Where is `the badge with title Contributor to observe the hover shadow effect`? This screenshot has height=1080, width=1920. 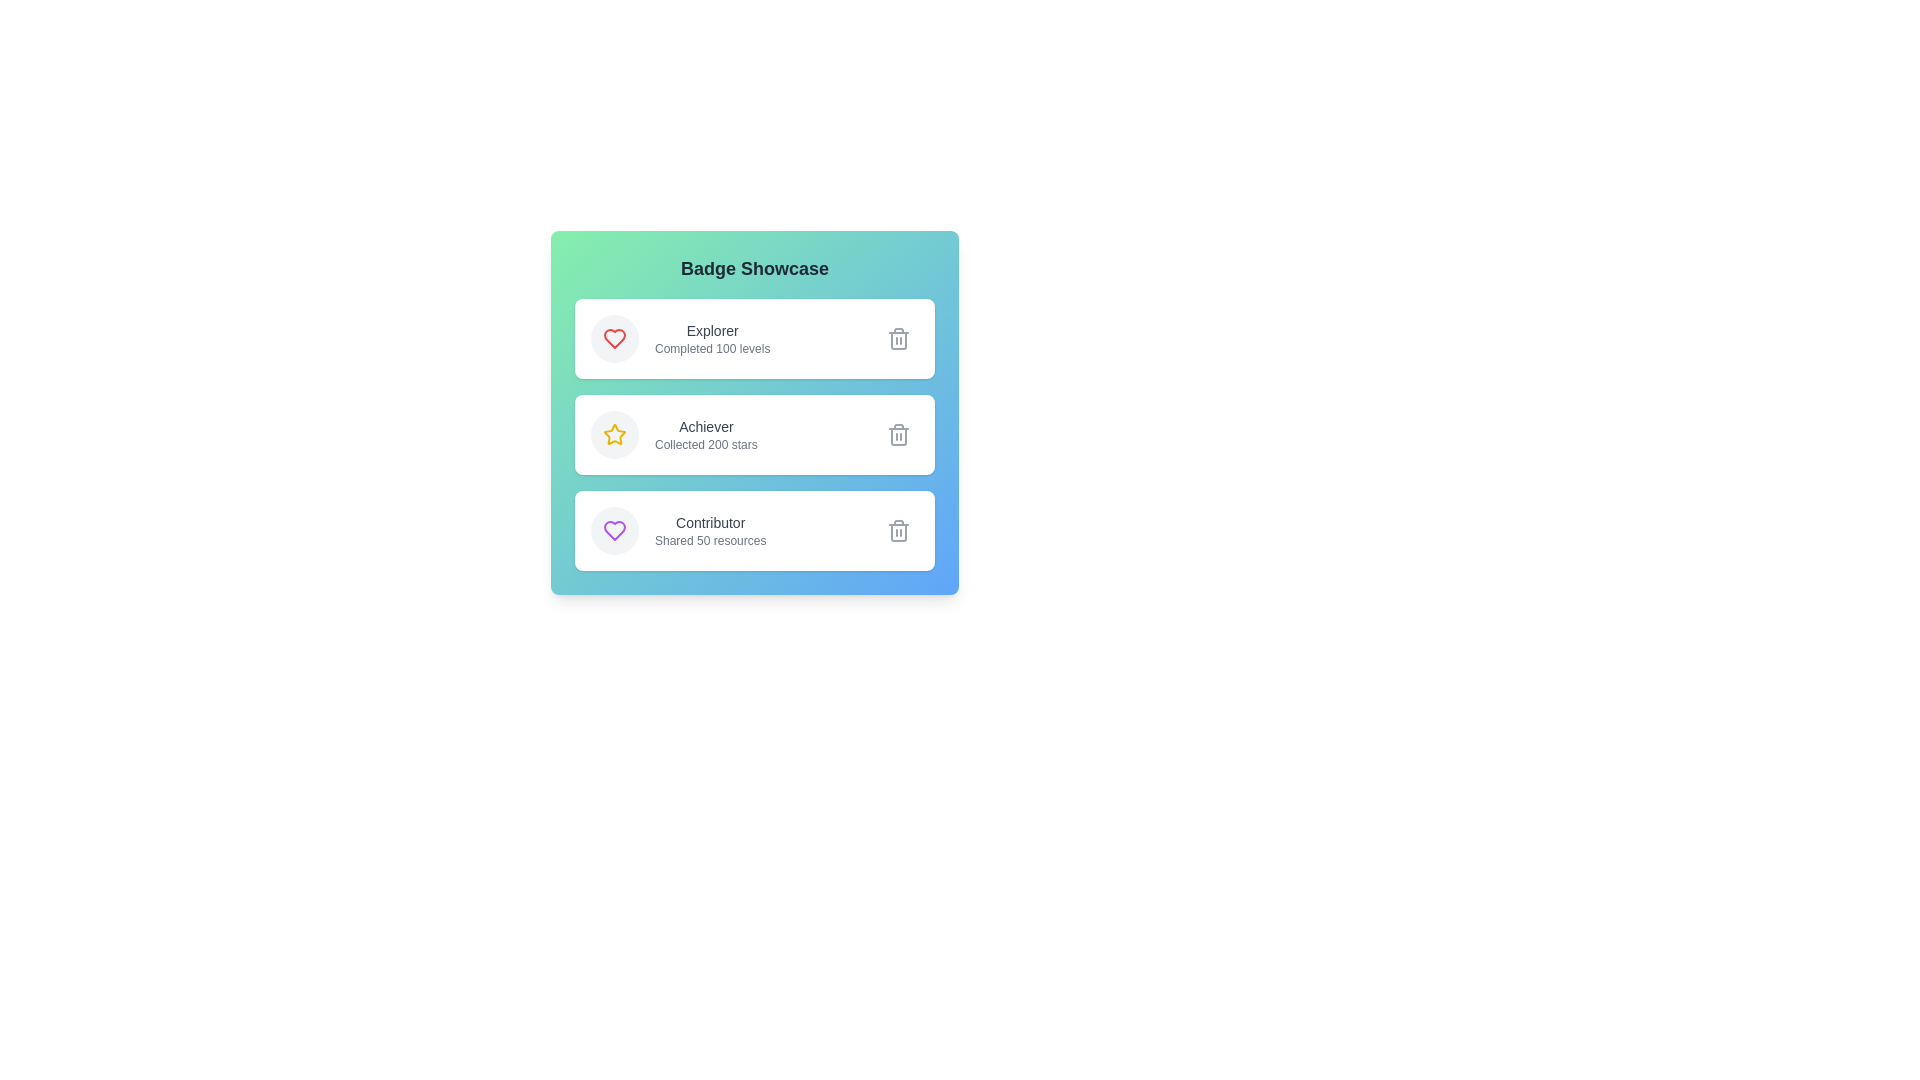 the badge with title Contributor to observe the hover shadow effect is located at coordinates (753, 530).